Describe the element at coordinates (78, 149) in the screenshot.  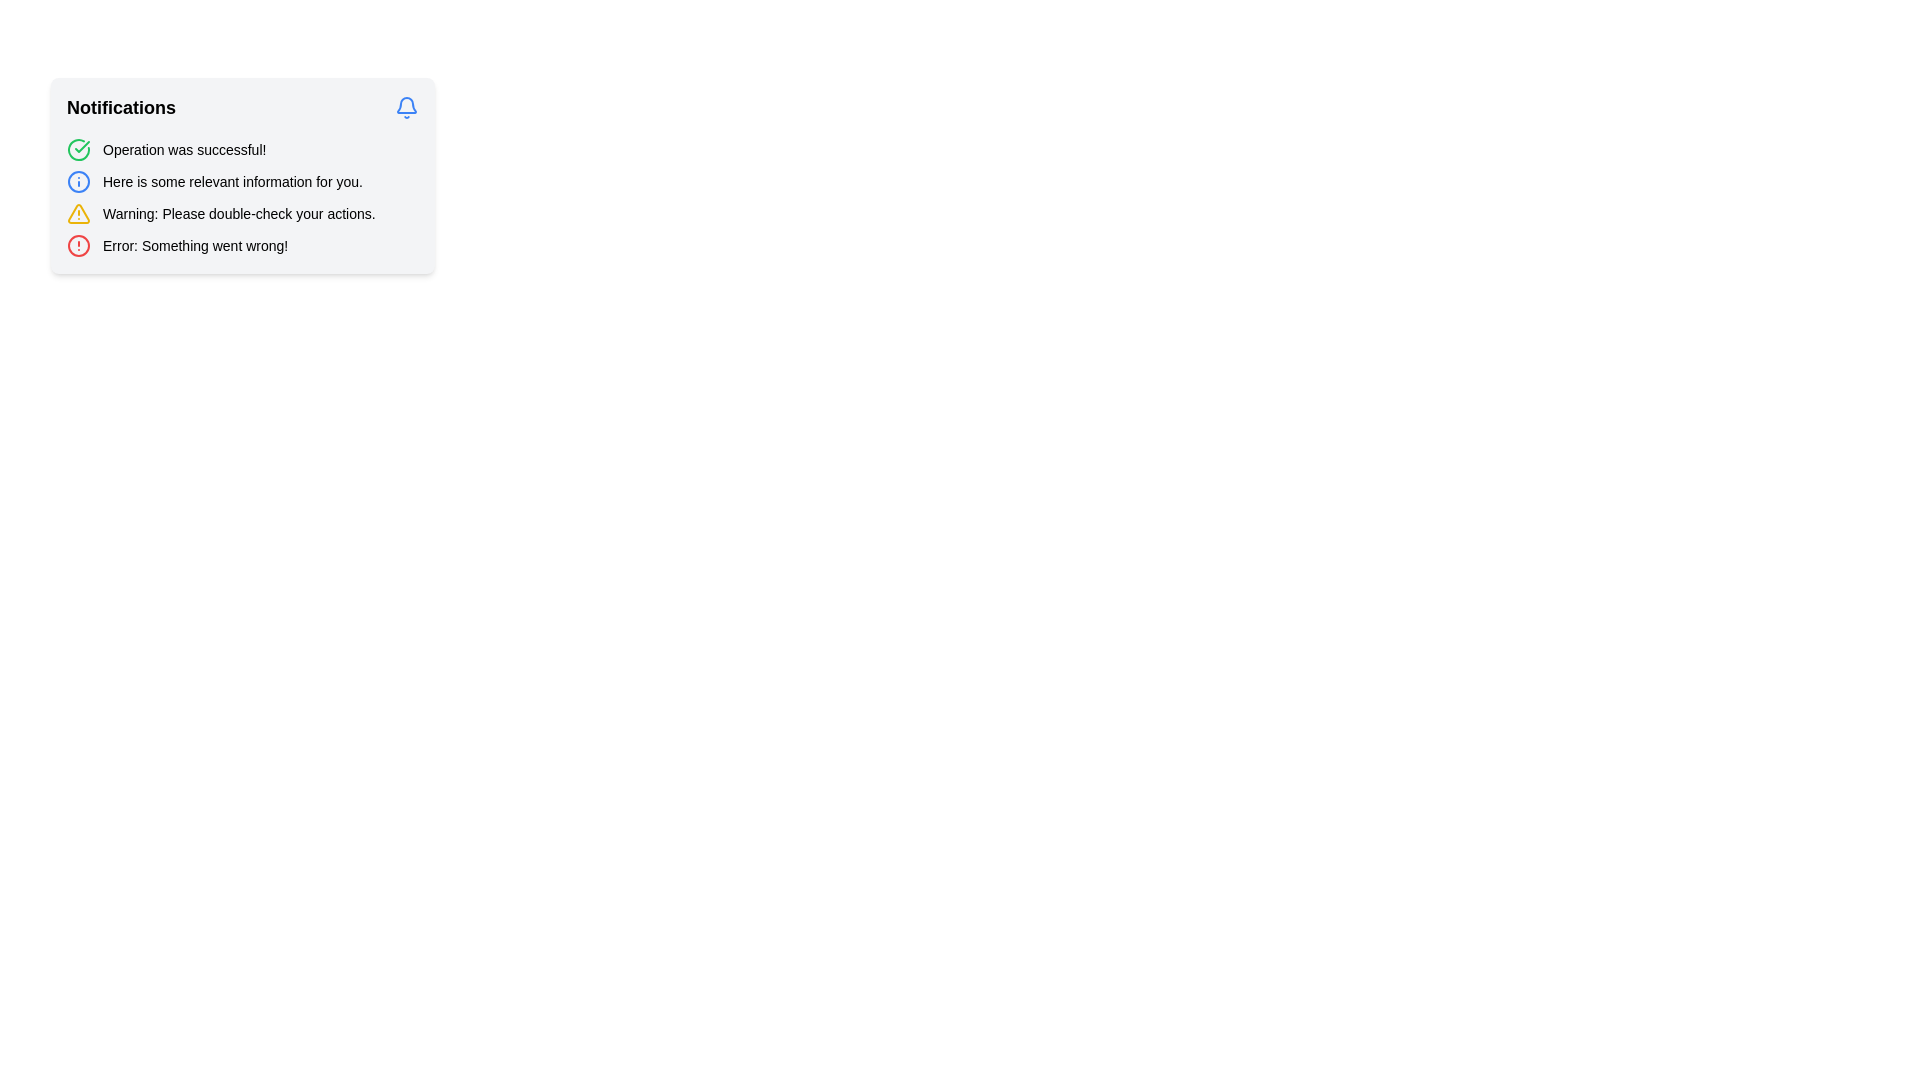
I see `the circular border of the green check icon located in the top-left corner of the notification panel, near the text 'Operation was successful!'` at that location.